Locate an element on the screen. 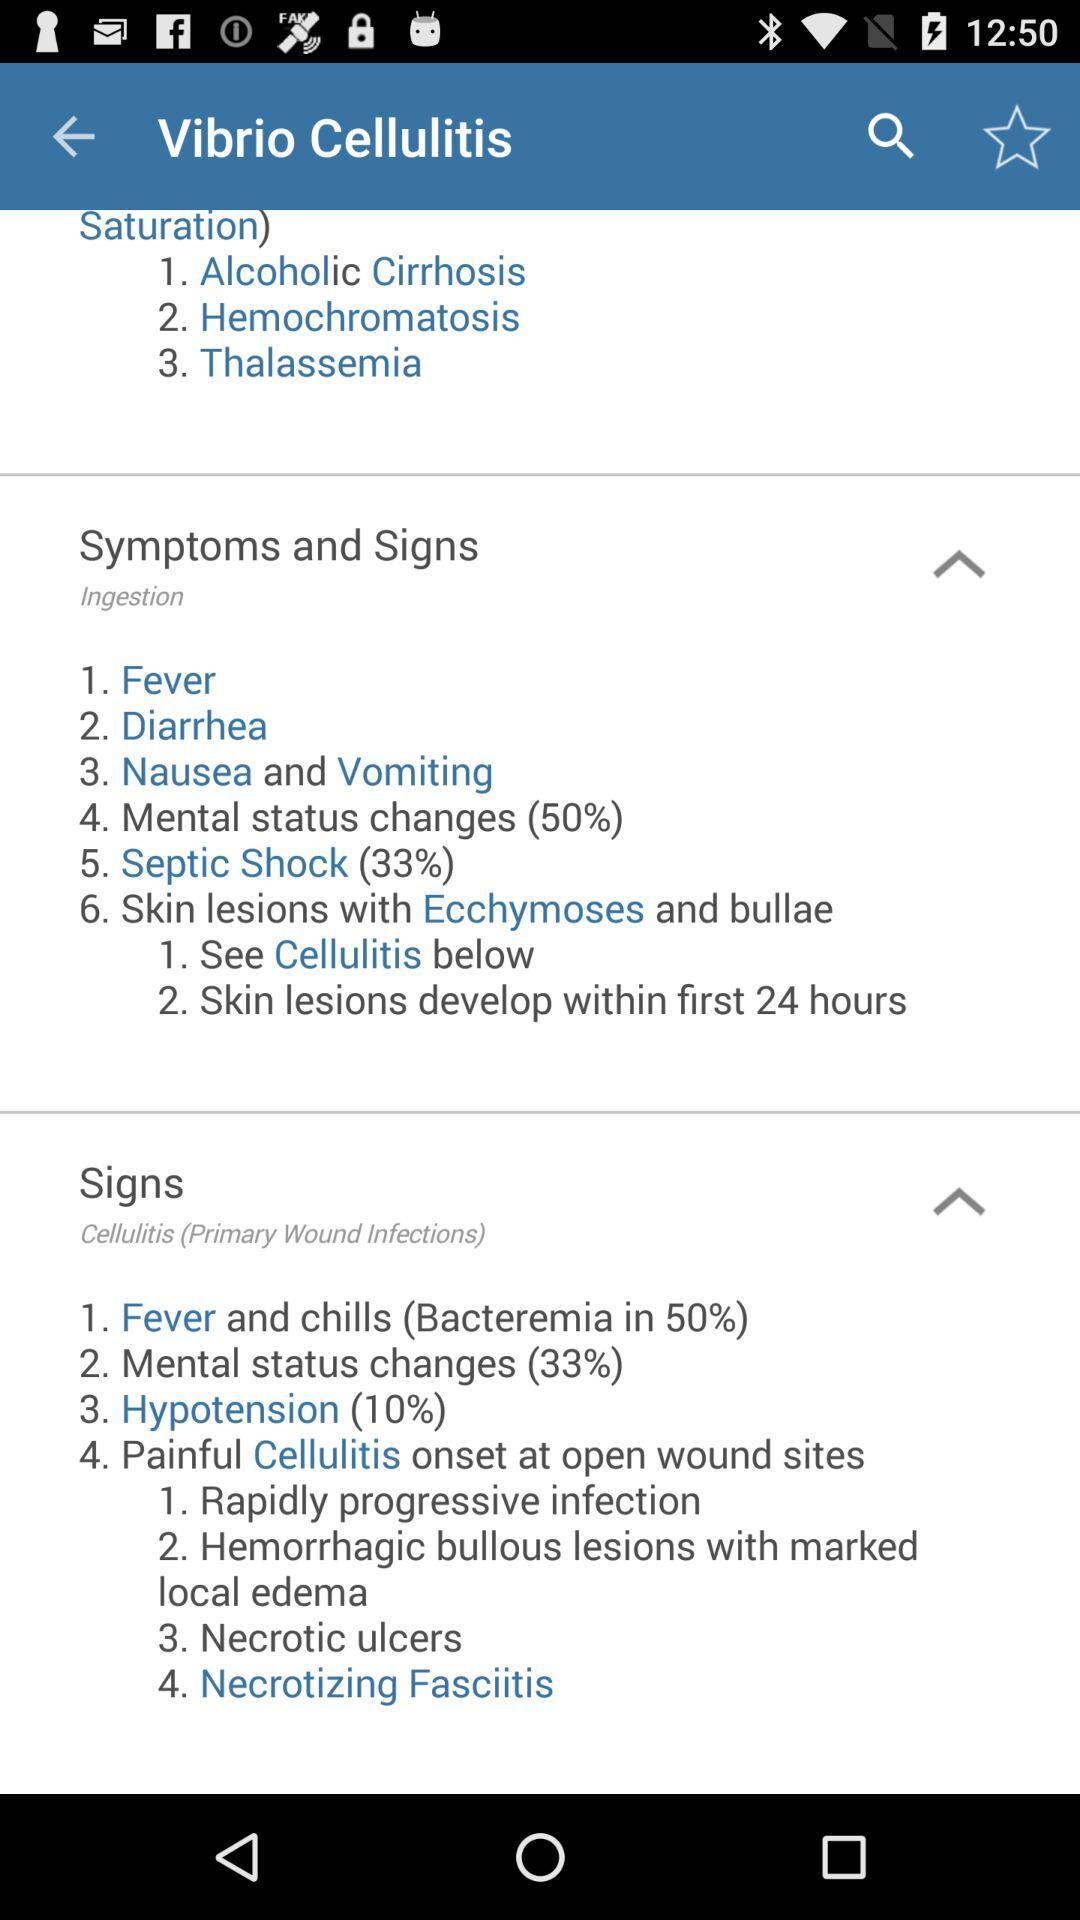  icon above the 1 fever and is located at coordinates (458, 1200).